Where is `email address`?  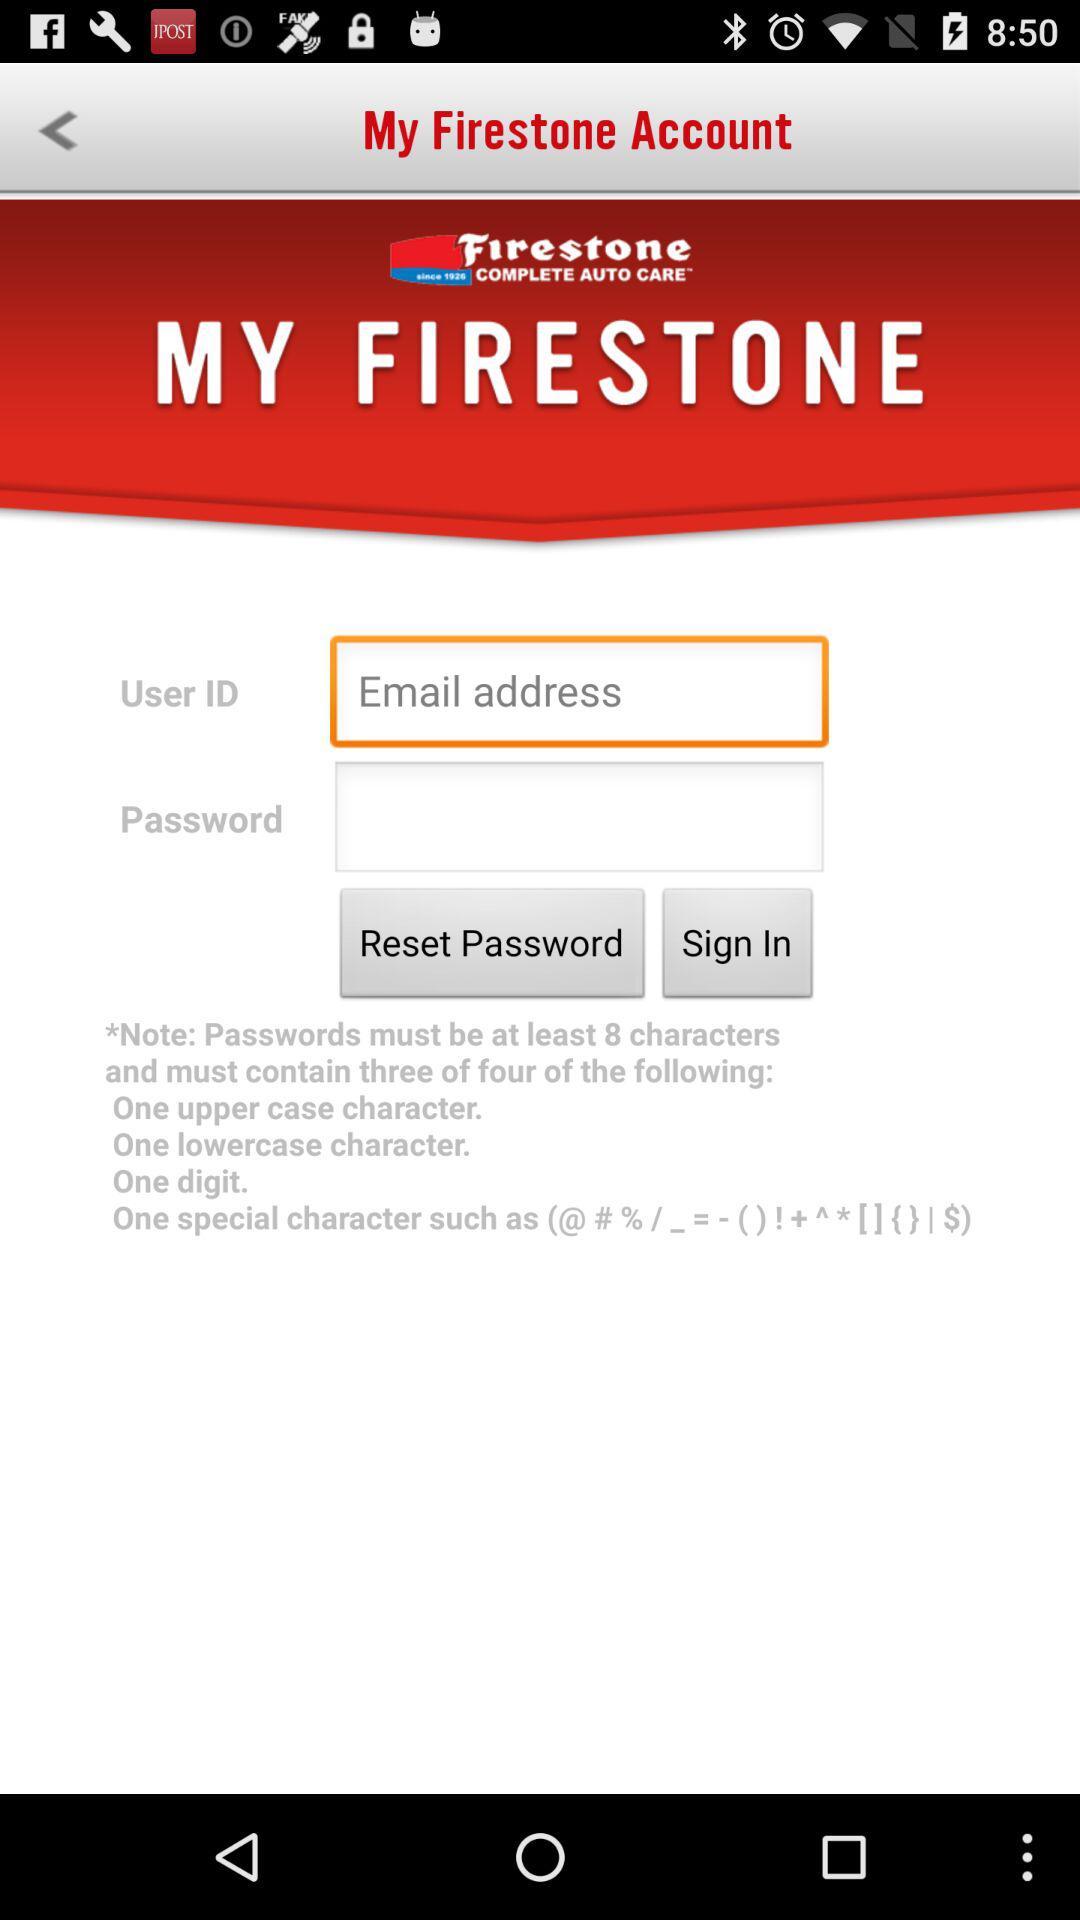
email address is located at coordinates (579, 696).